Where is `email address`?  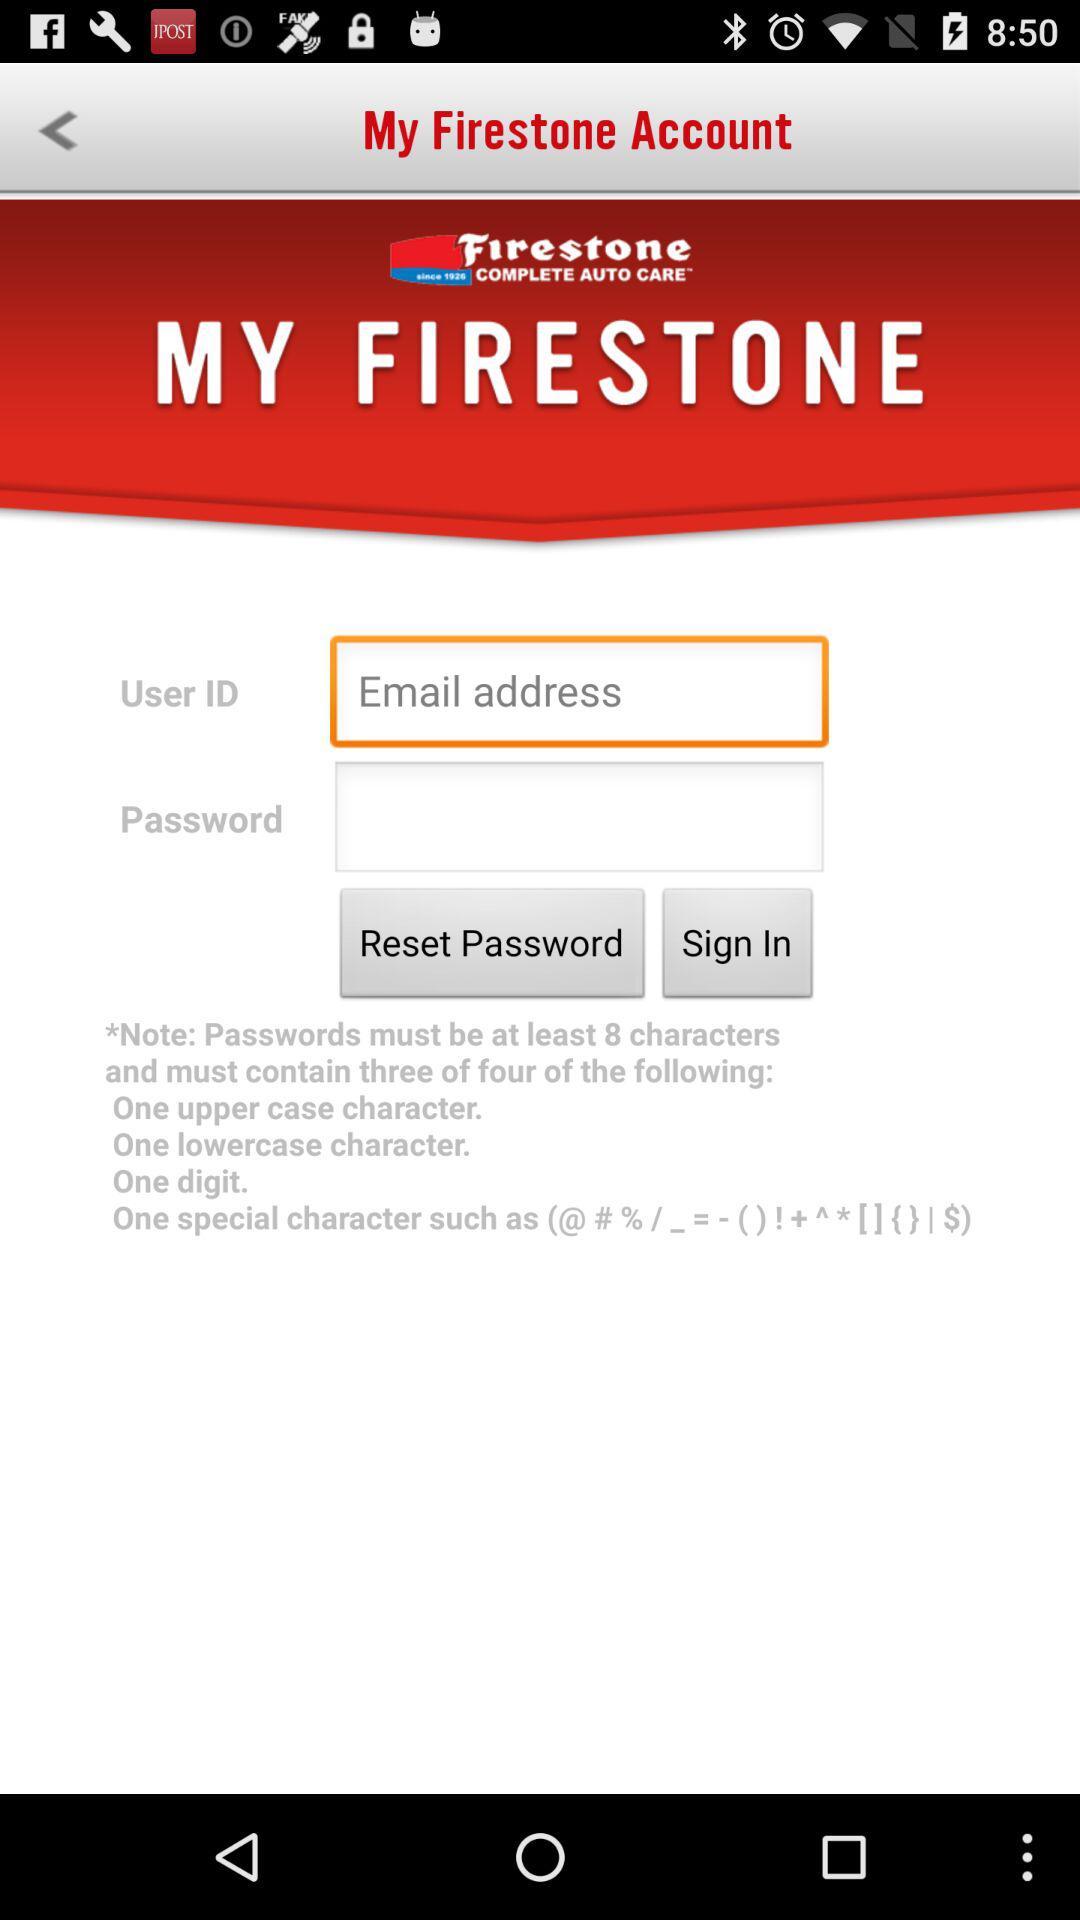
email address is located at coordinates (579, 696).